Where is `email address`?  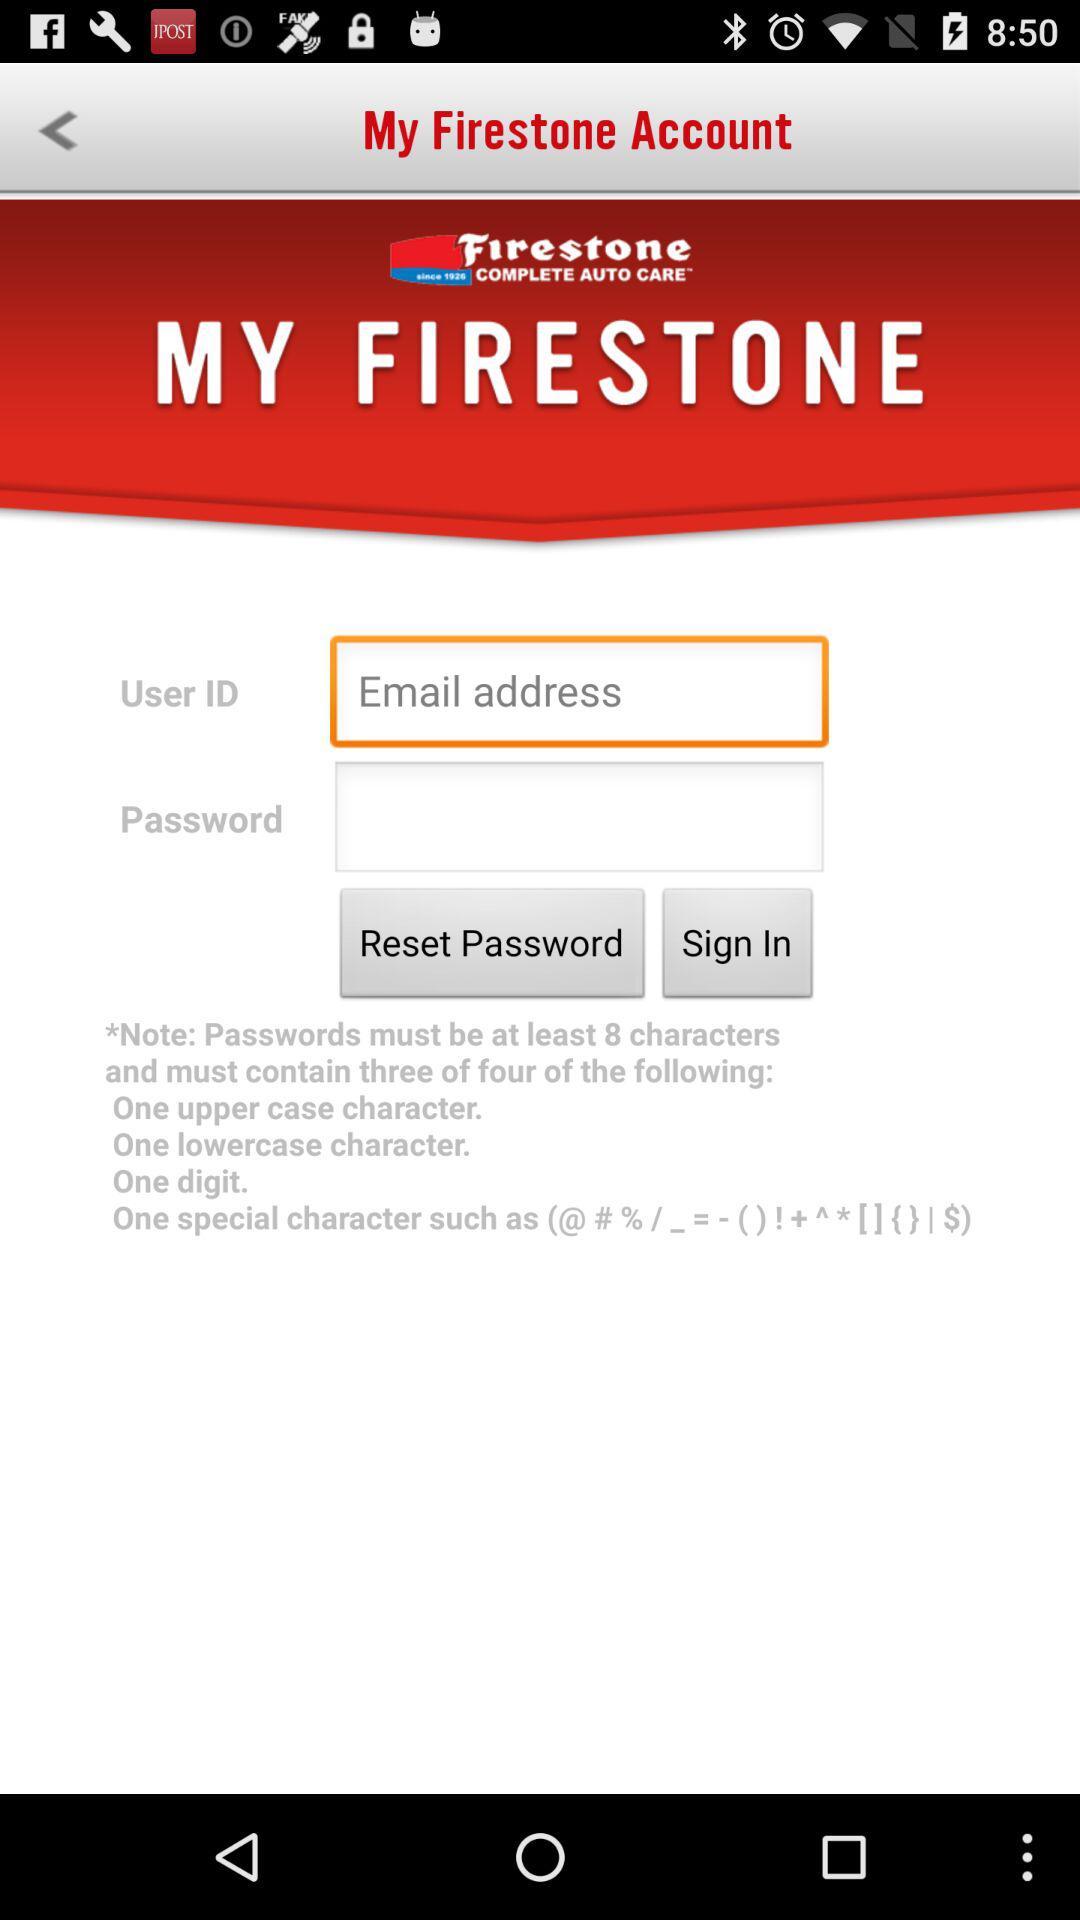
email address is located at coordinates (579, 696).